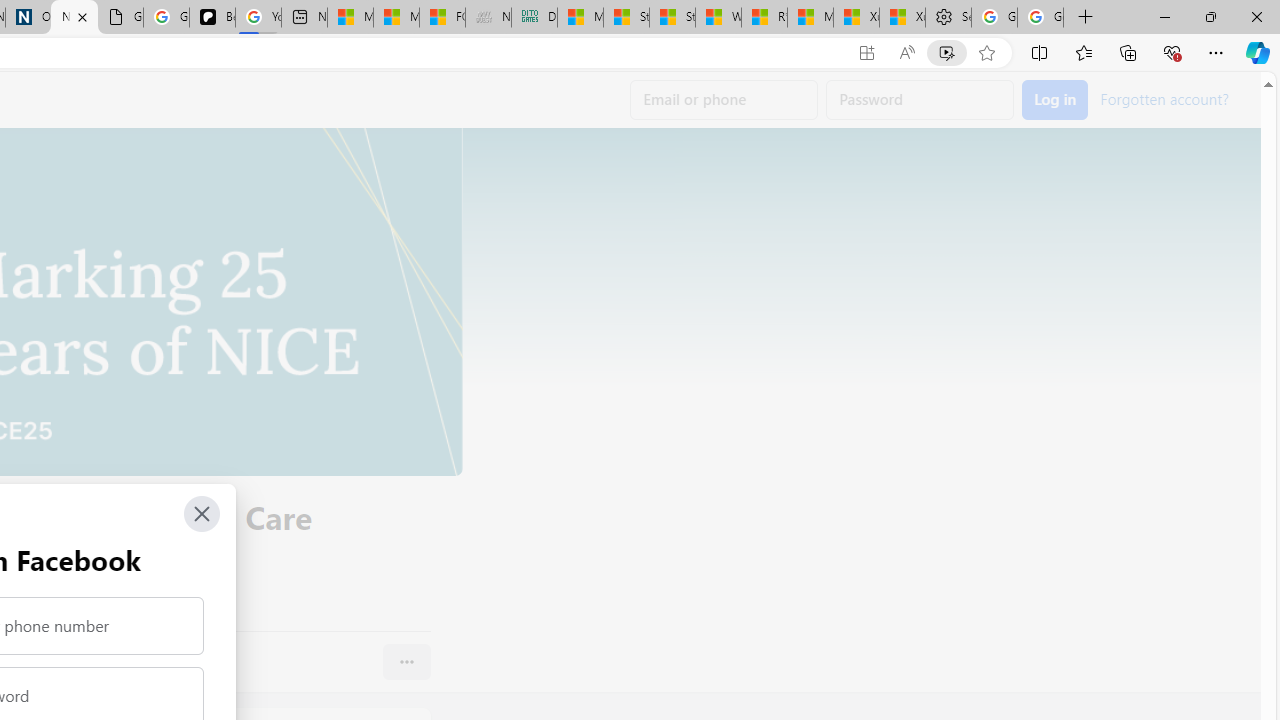  Describe the element at coordinates (1054, 100) in the screenshot. I see `'Accessible login button'` at that location.